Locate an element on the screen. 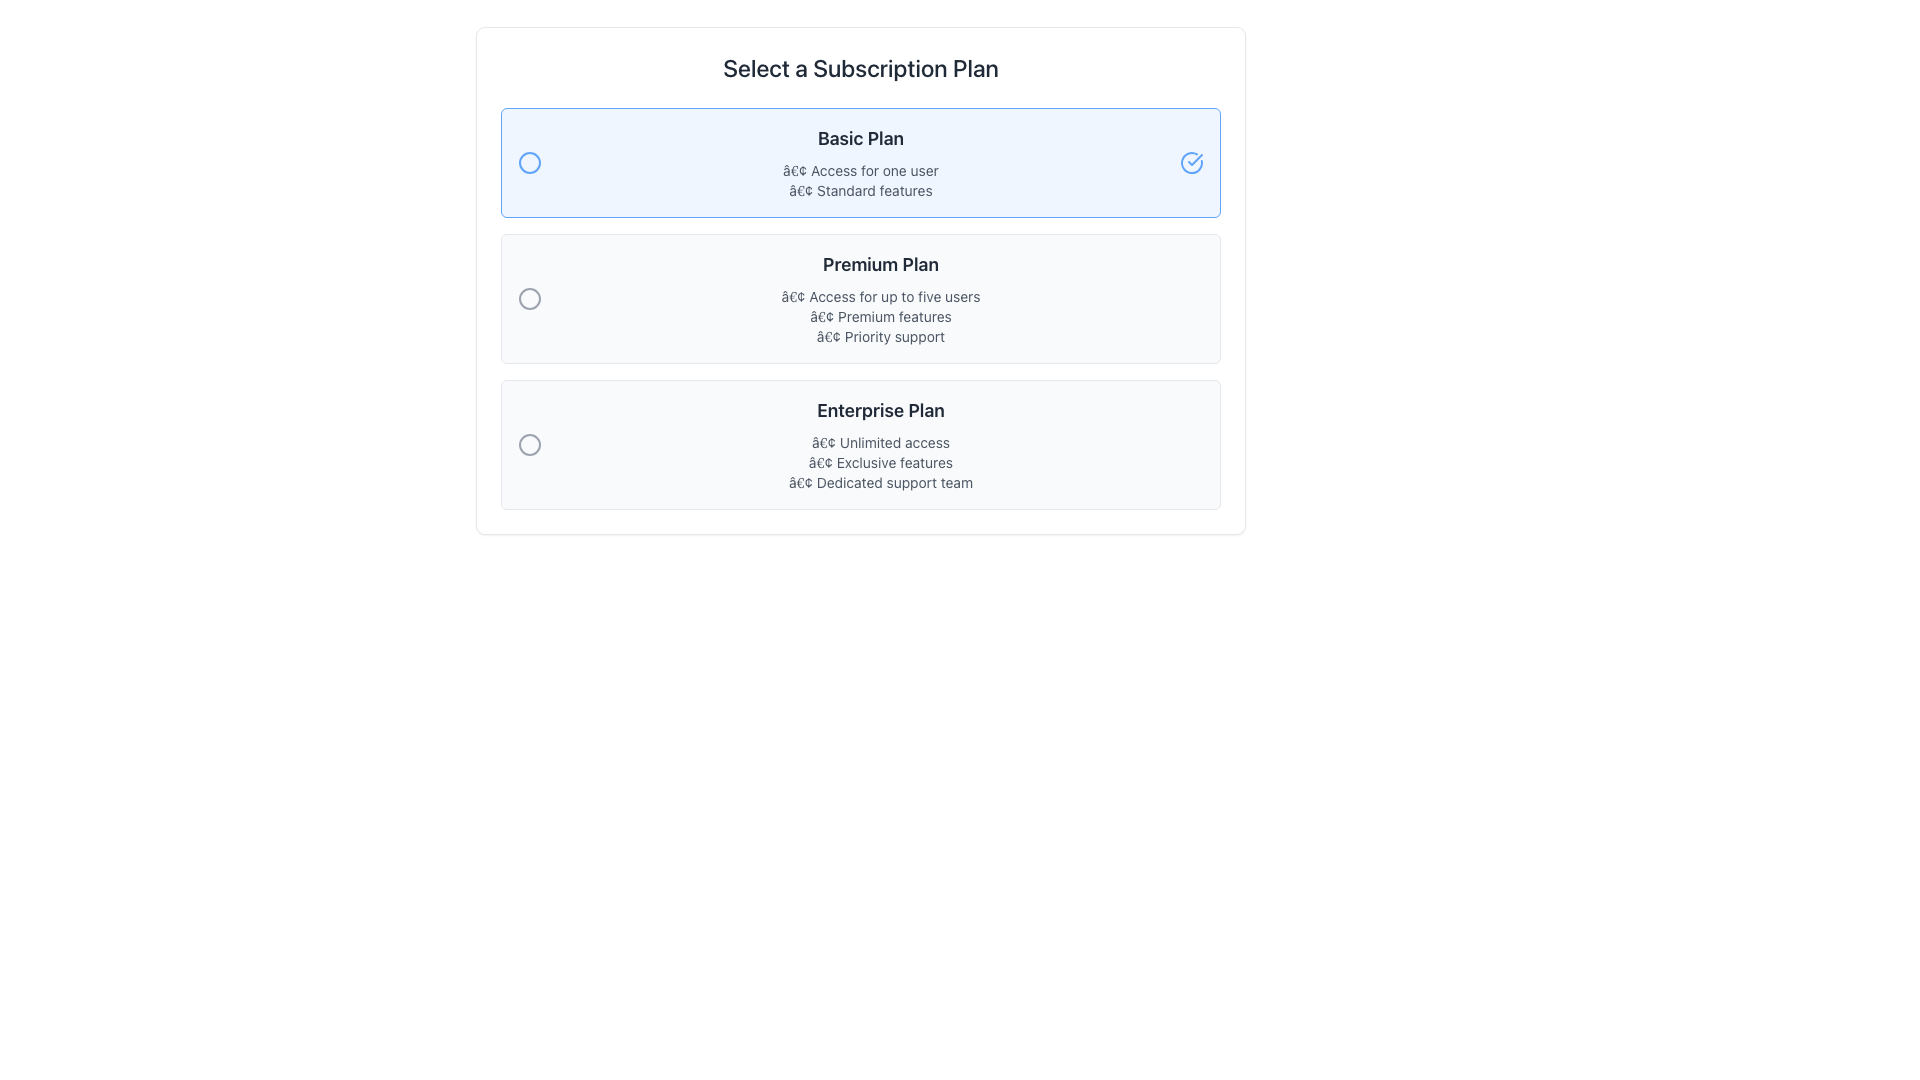  the SVG circle element with a gray outline located in the third row of subscription plans, to the left of the 'Enterprise Plan' section is located at coordinates (529, 443).